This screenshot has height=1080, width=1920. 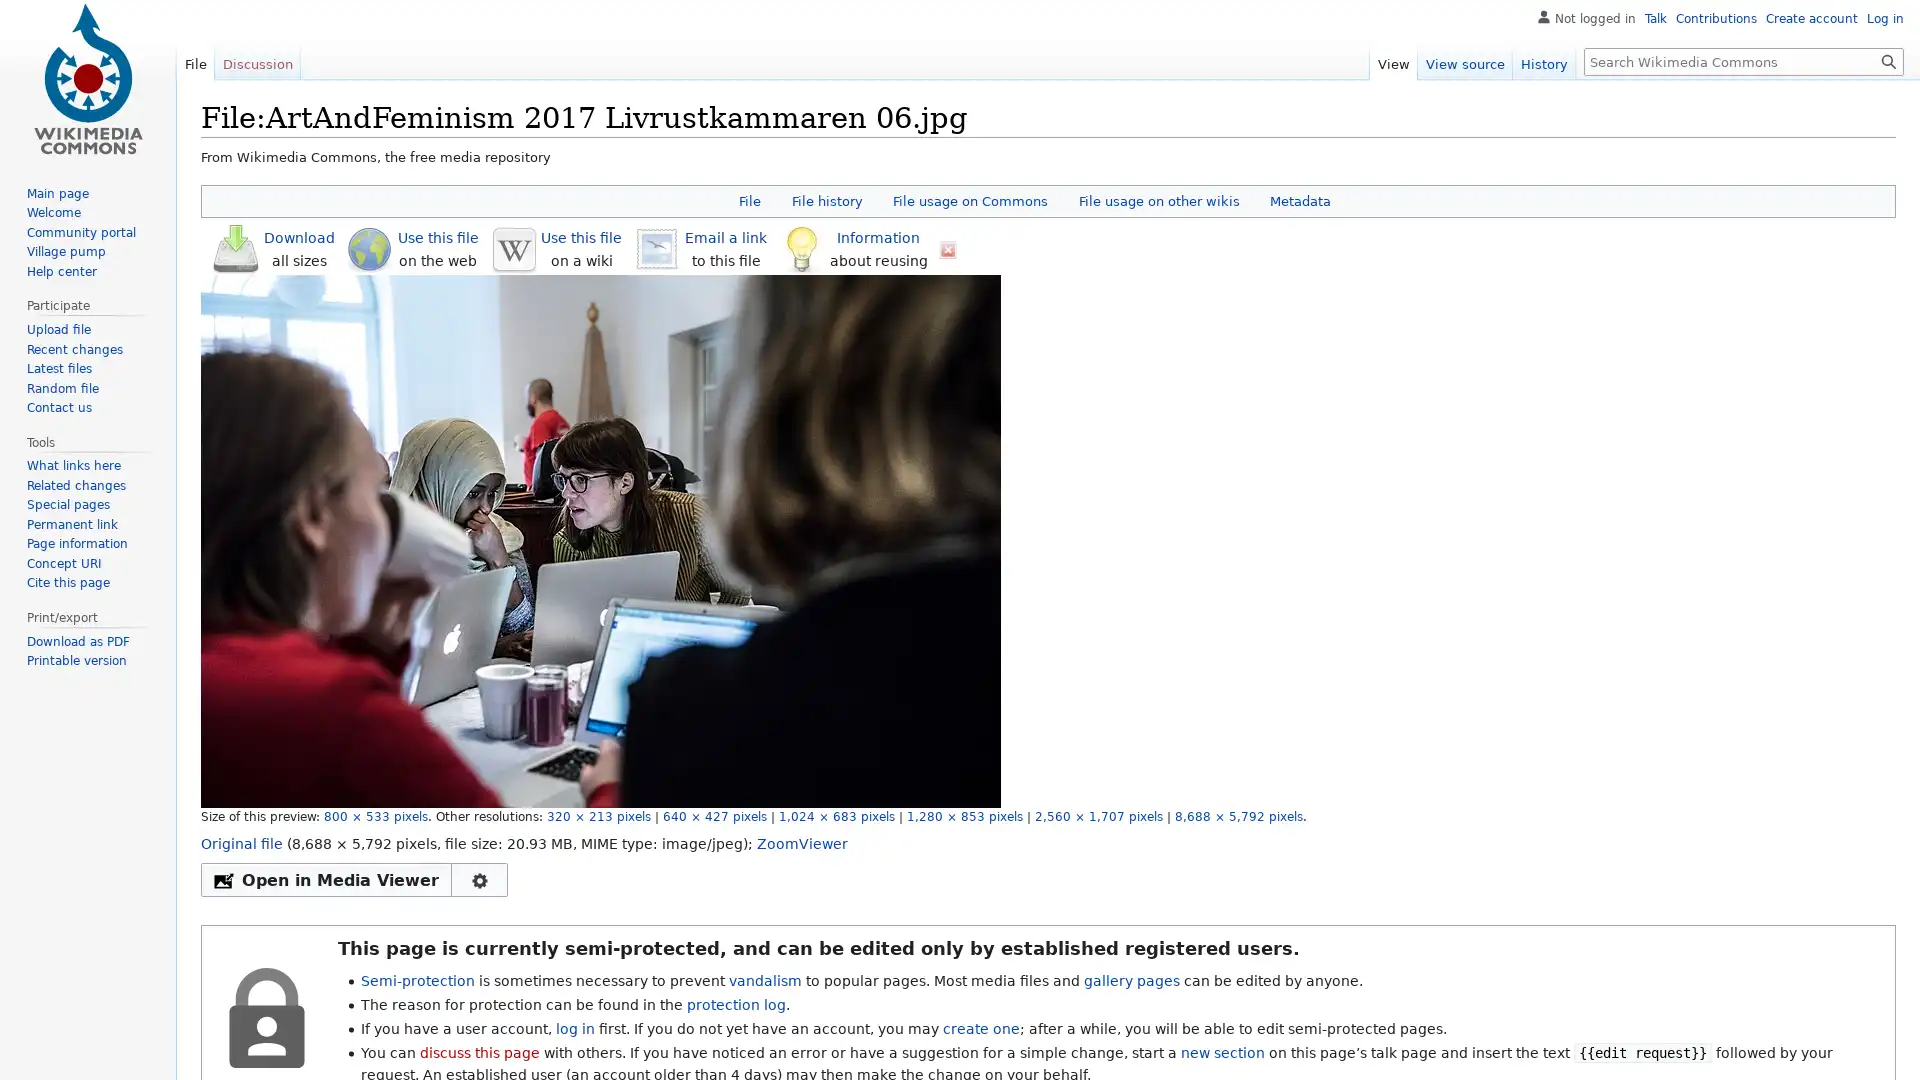 I want to click on Search, so click(x=1888, y=60).